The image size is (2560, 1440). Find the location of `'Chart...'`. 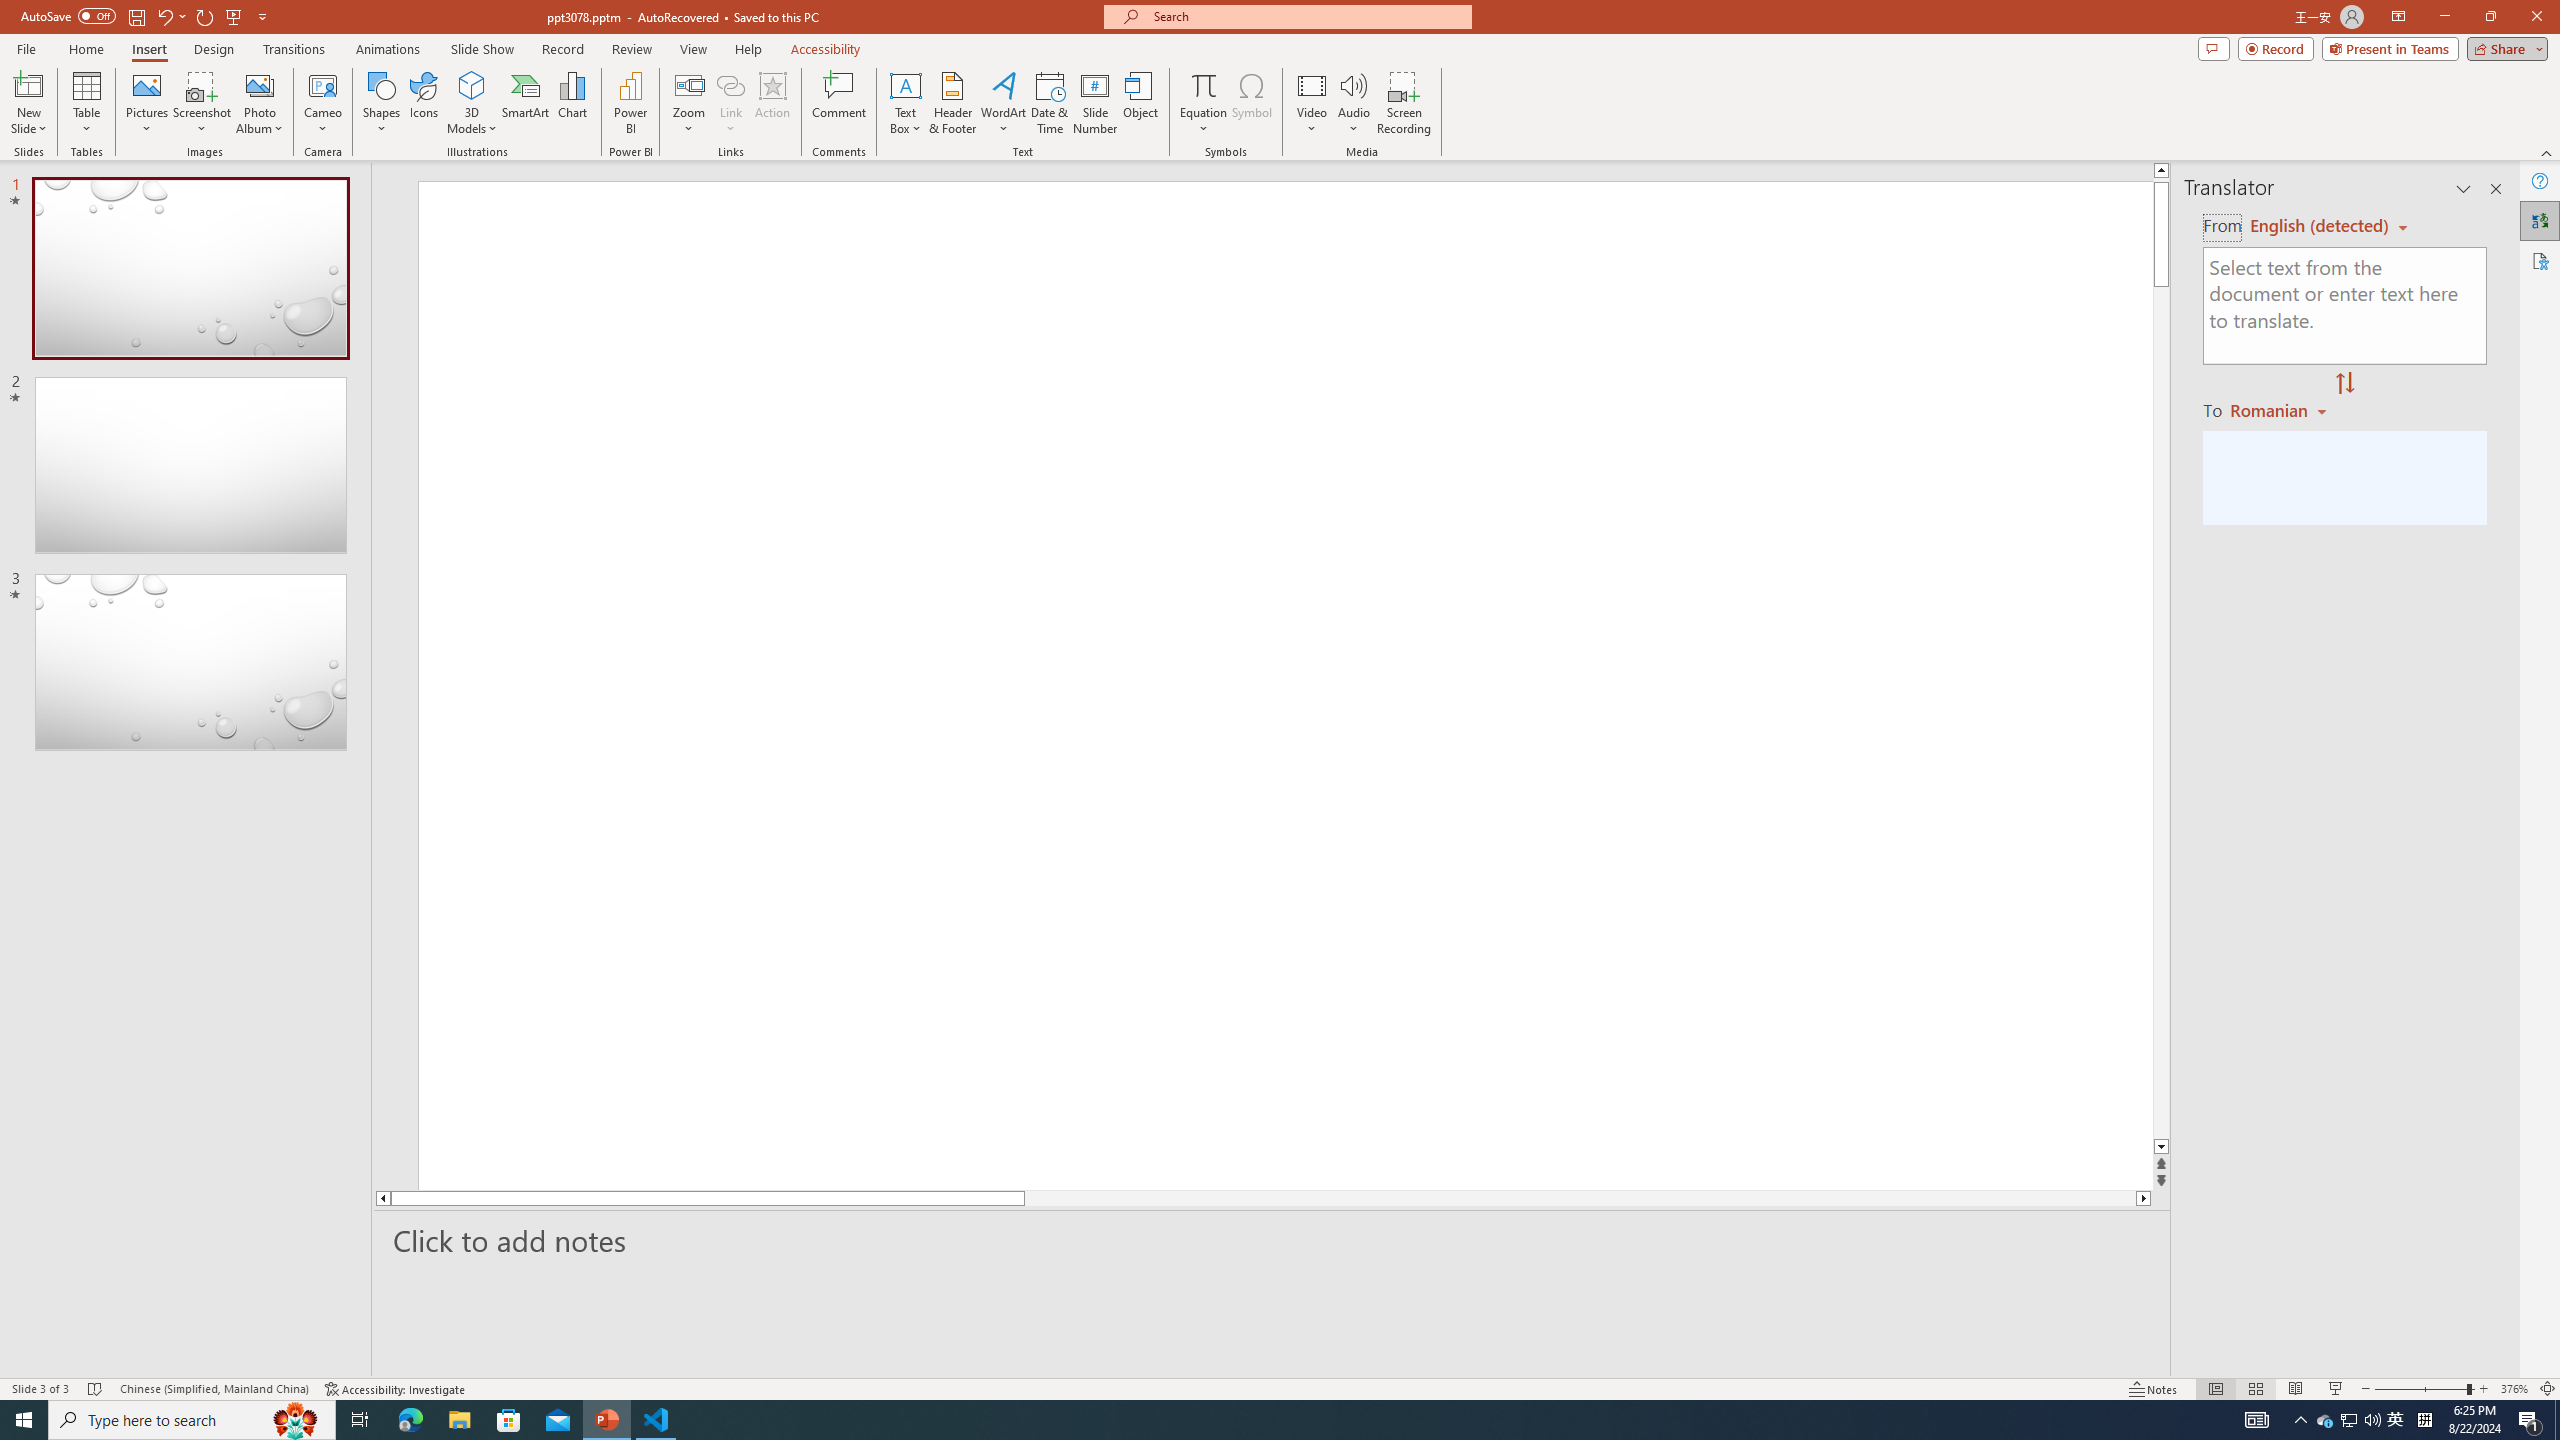

'Chart...' is located at coordinates (572, 103).